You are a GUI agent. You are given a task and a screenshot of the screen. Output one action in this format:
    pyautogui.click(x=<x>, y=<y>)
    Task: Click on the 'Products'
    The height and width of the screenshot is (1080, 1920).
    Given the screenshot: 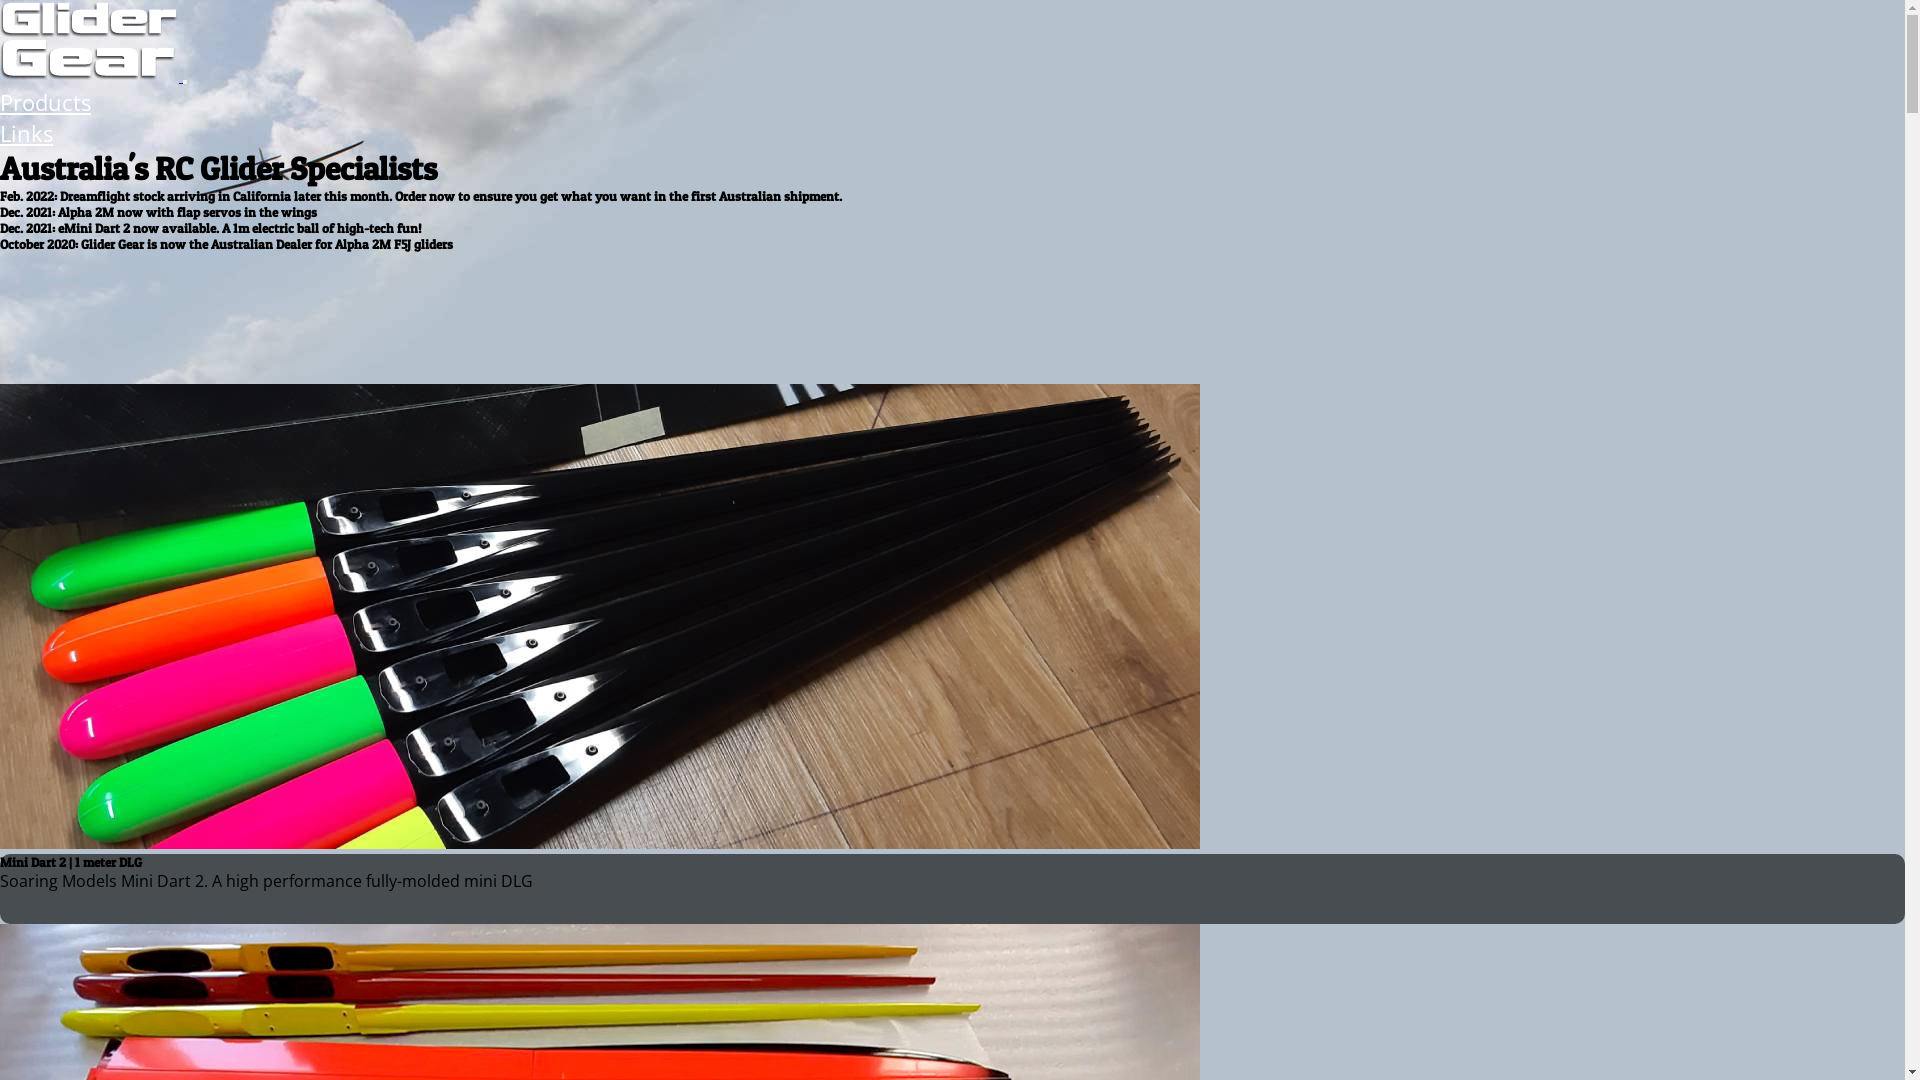 What is the action you would take?
    pyautogui.click(x=45, y=102)
    